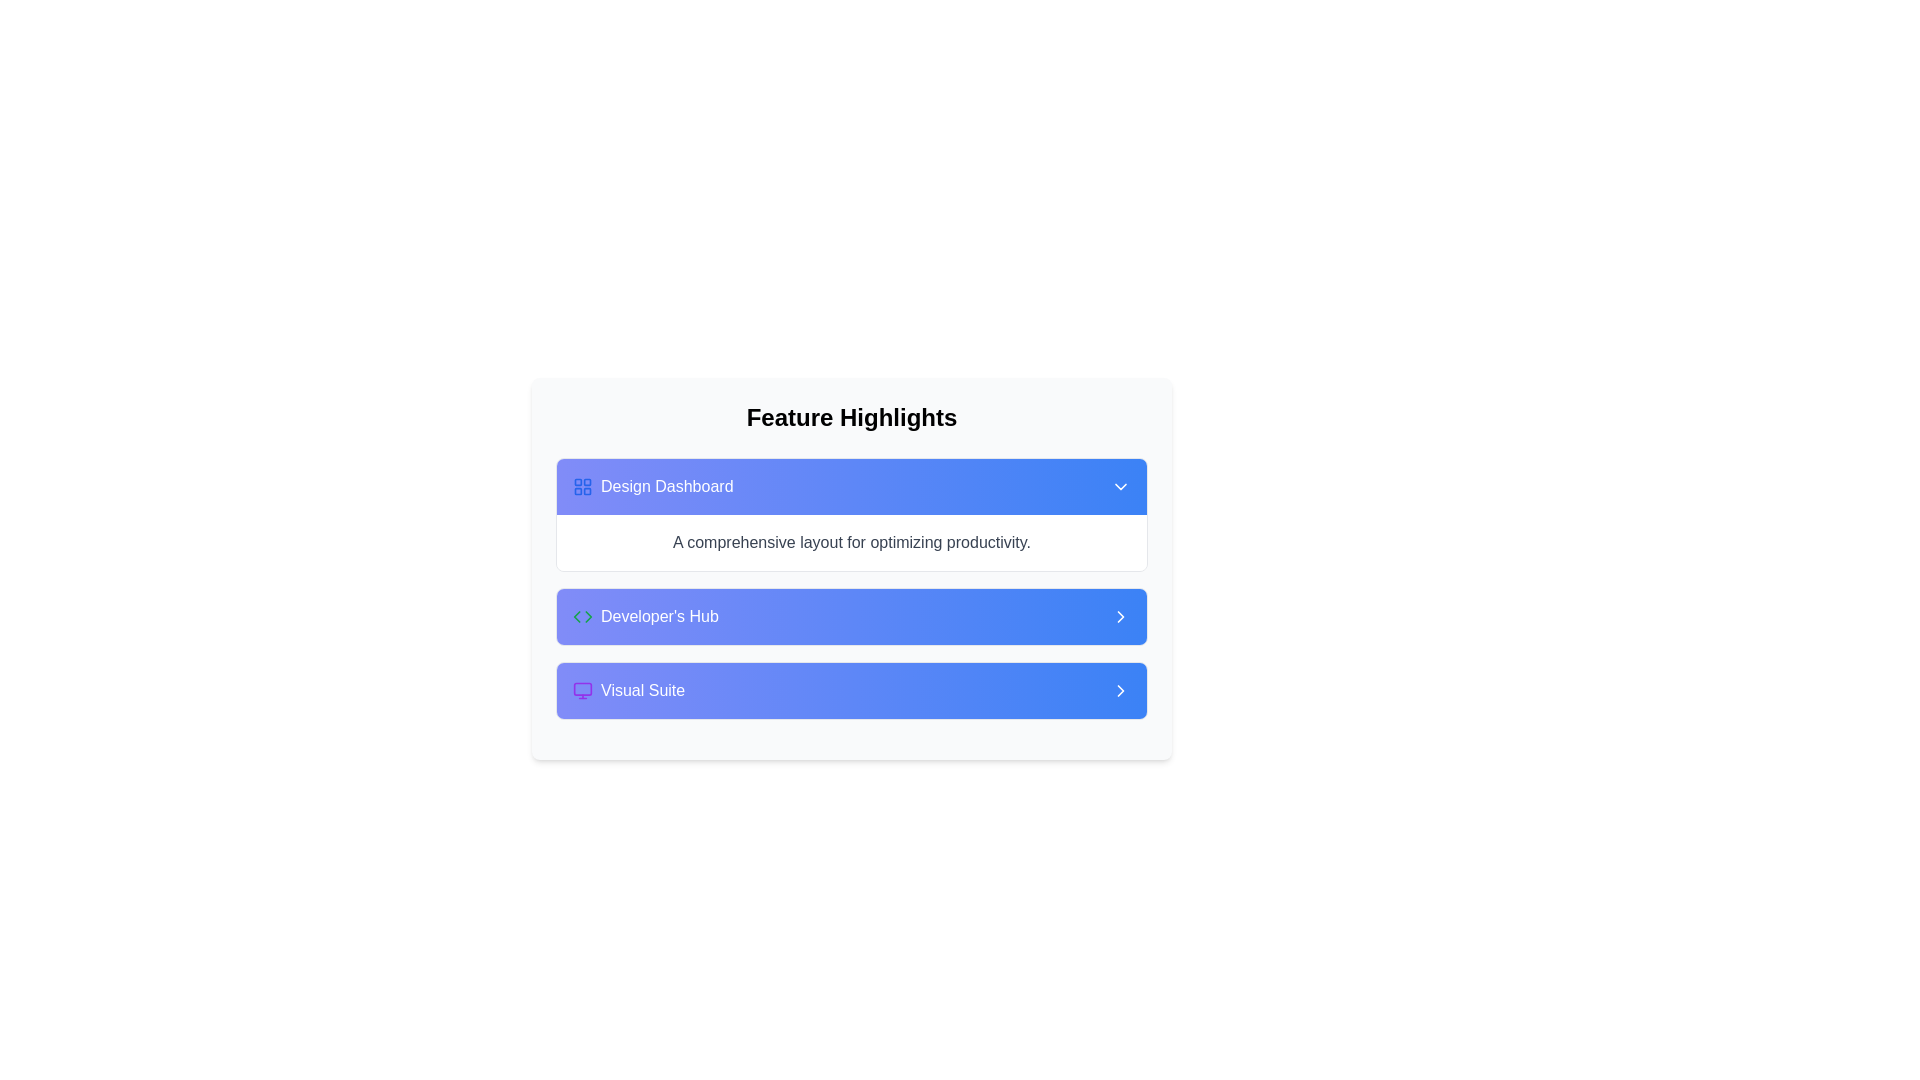 The width and height of the screenshot is (1920, 1080). What do you see at coordinates (851, 616) in the screenshot?
I see `the second item in the vertical list of highlighted features, which serves as a clickable list item redirecting to the Developer's Hub for tooltip or highlight effects` at bounding box center [851, 616].